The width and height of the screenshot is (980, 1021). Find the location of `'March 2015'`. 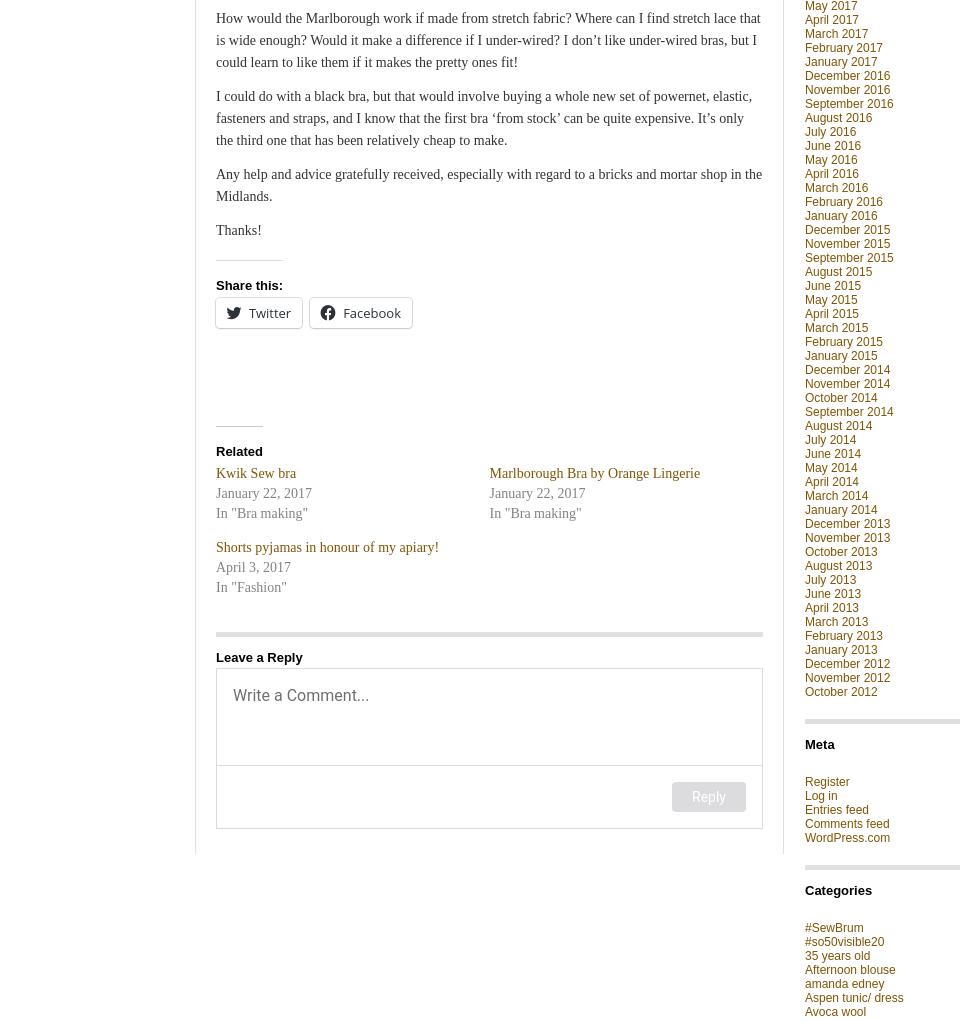

'March 2015' is located at coordinates (836, 326).